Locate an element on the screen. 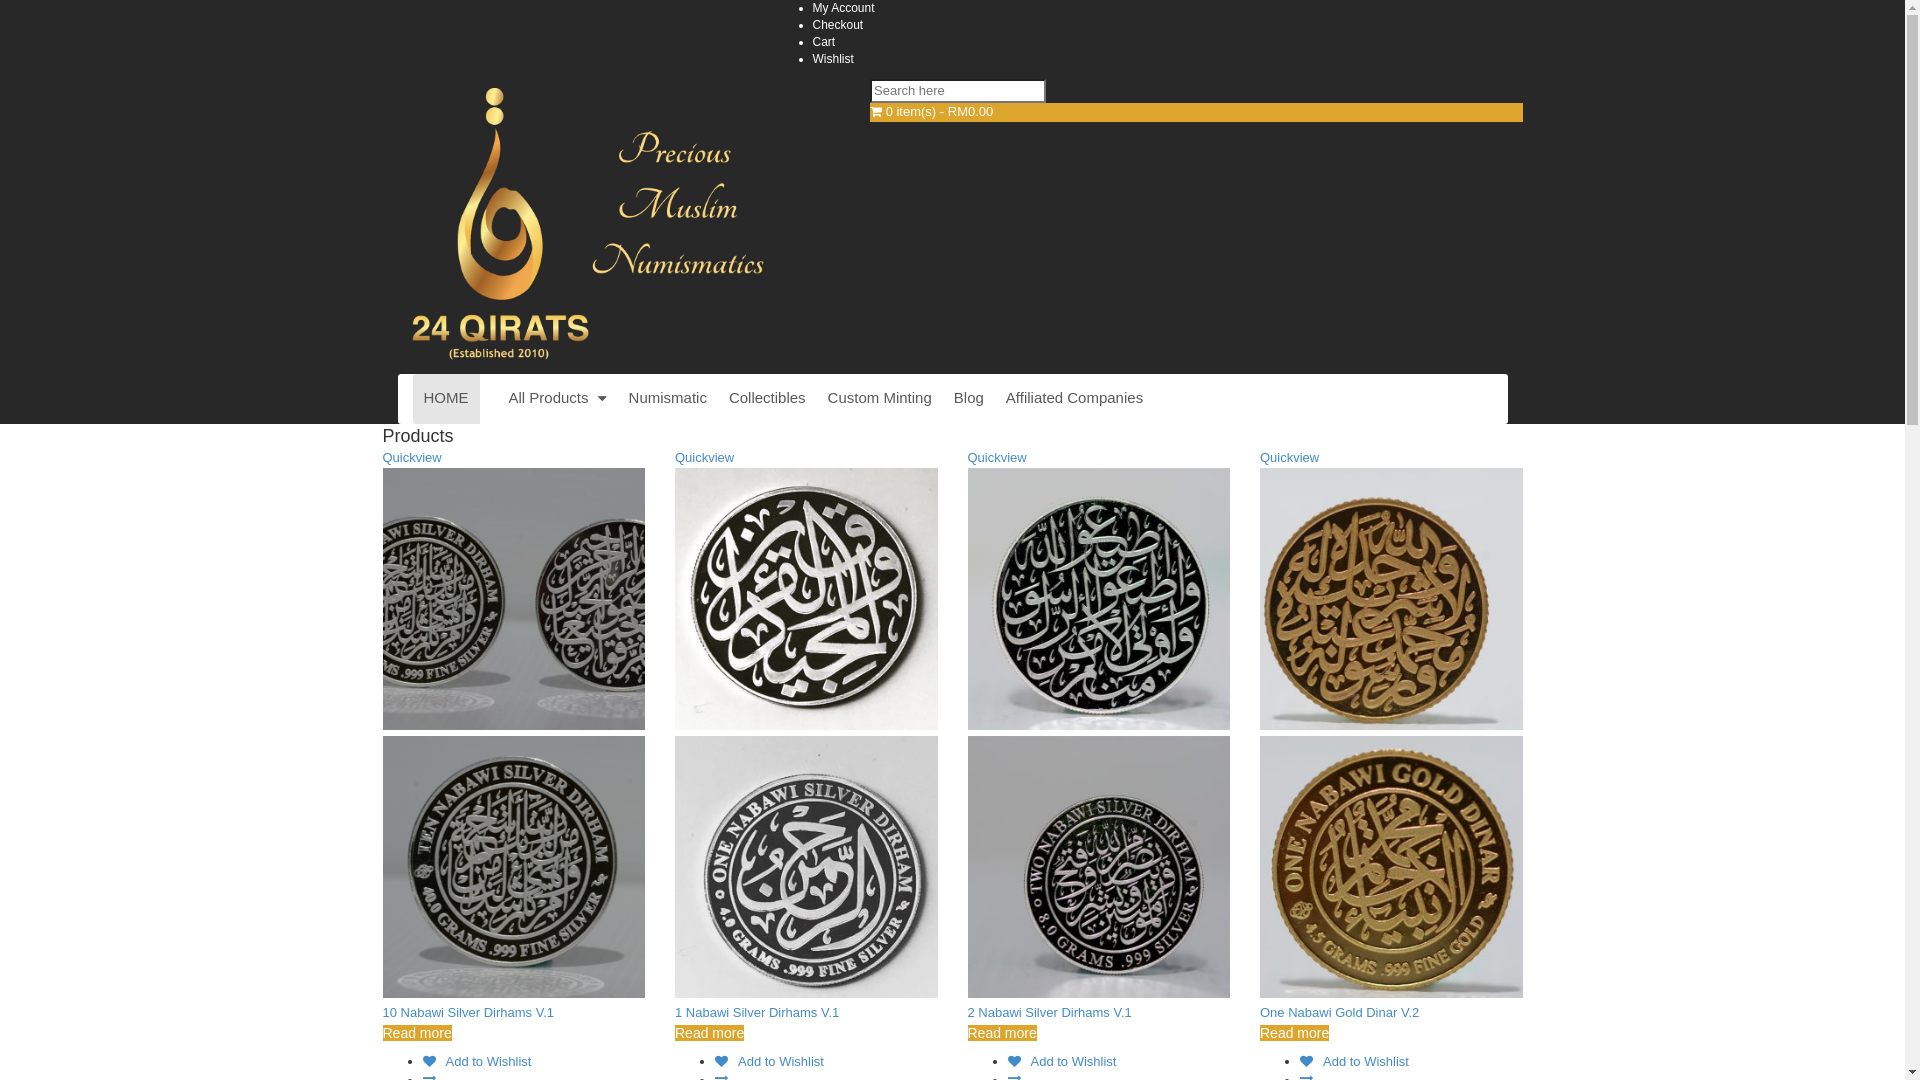 Image resolution: width=1920 pixels, height=1080 pixels. 'Blog' is located at coordinates (969, 398).